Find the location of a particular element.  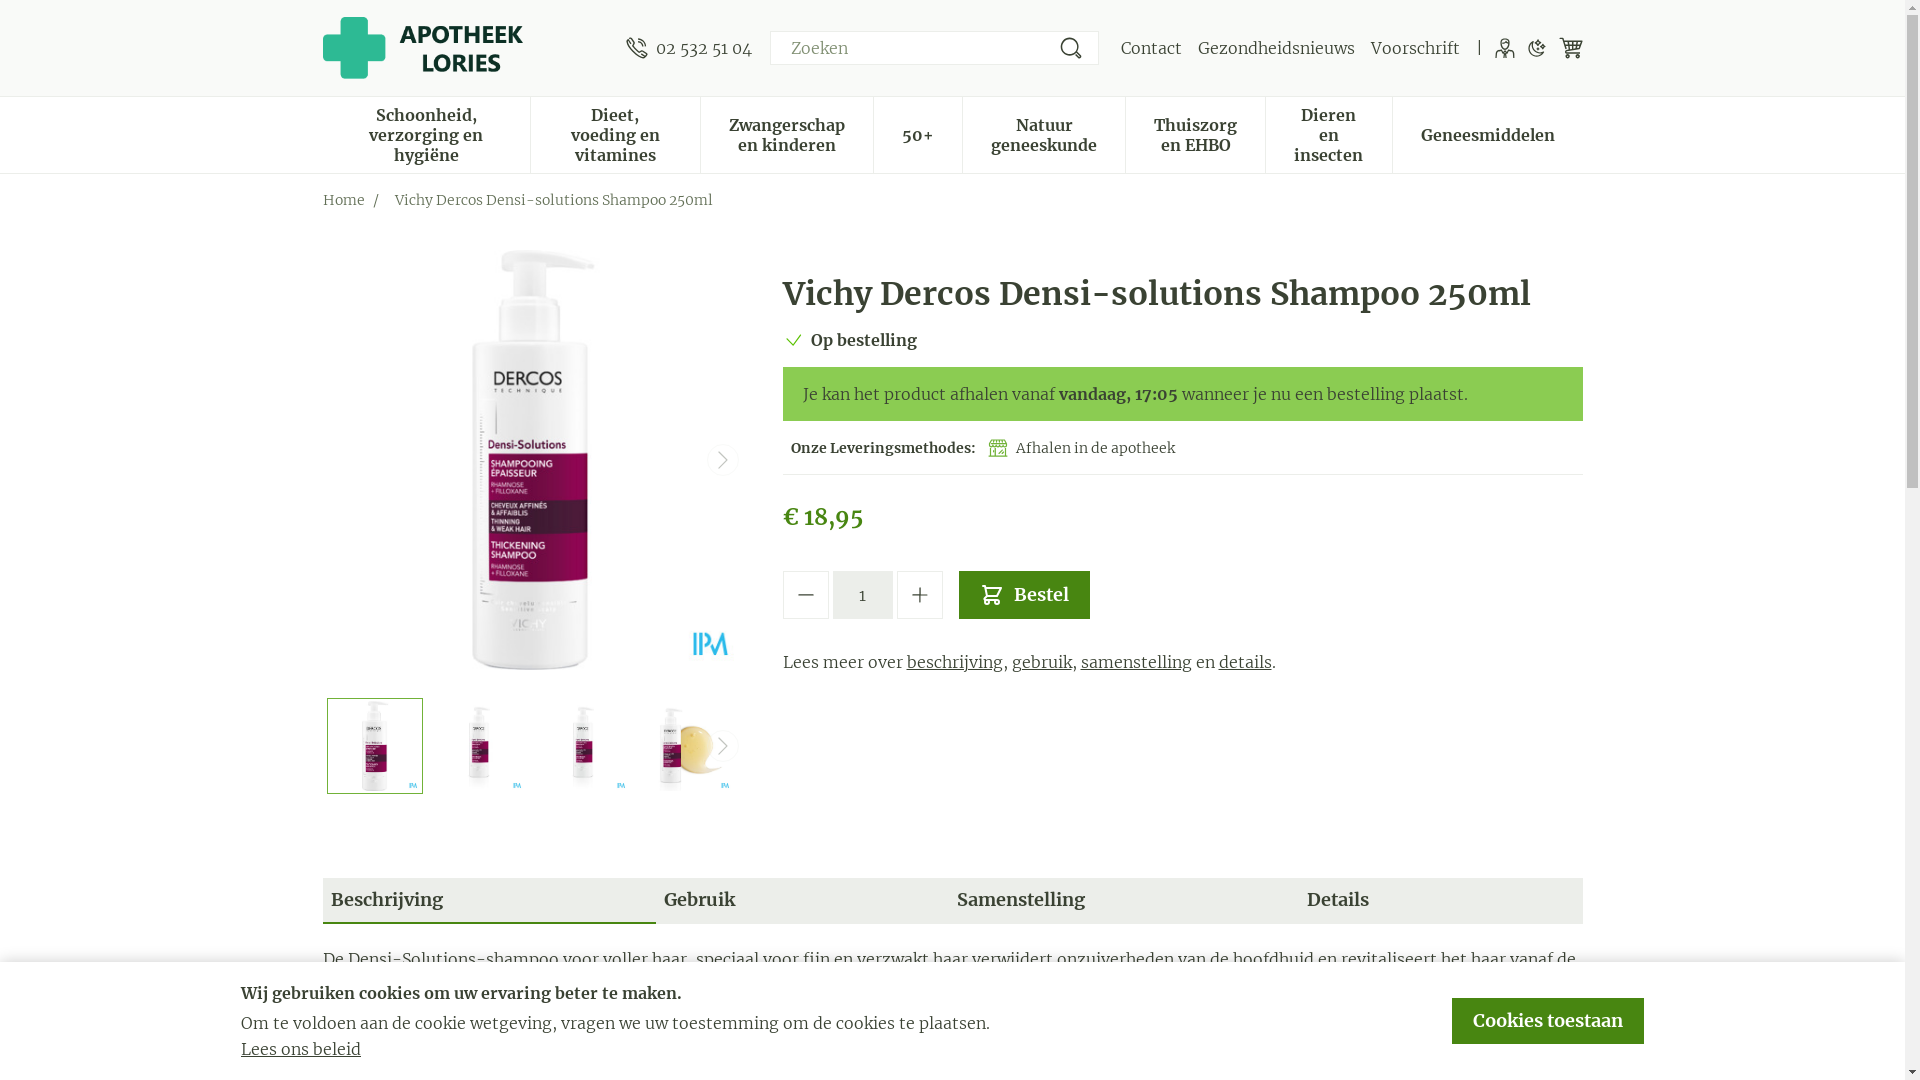

'Thuiszorg en EHBO' is located at coordinates (1195, 132).